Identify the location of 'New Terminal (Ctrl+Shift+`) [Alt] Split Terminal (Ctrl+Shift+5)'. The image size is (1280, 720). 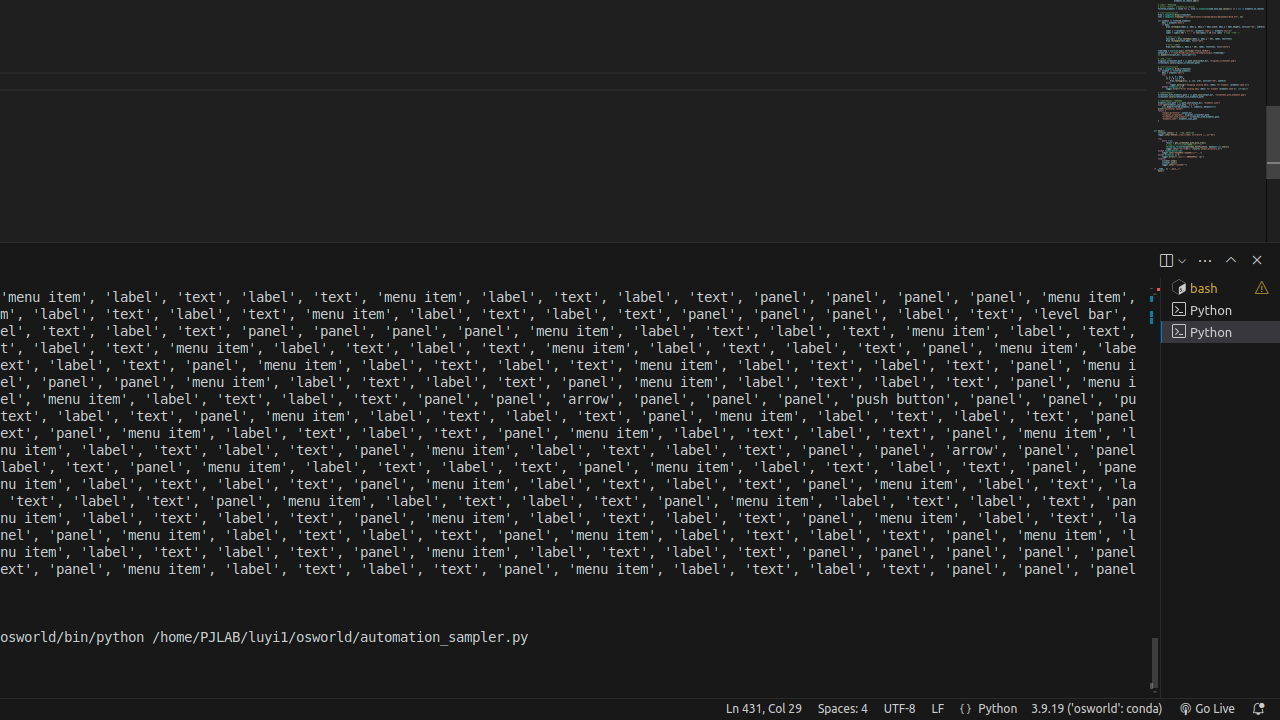
(1165, 259).